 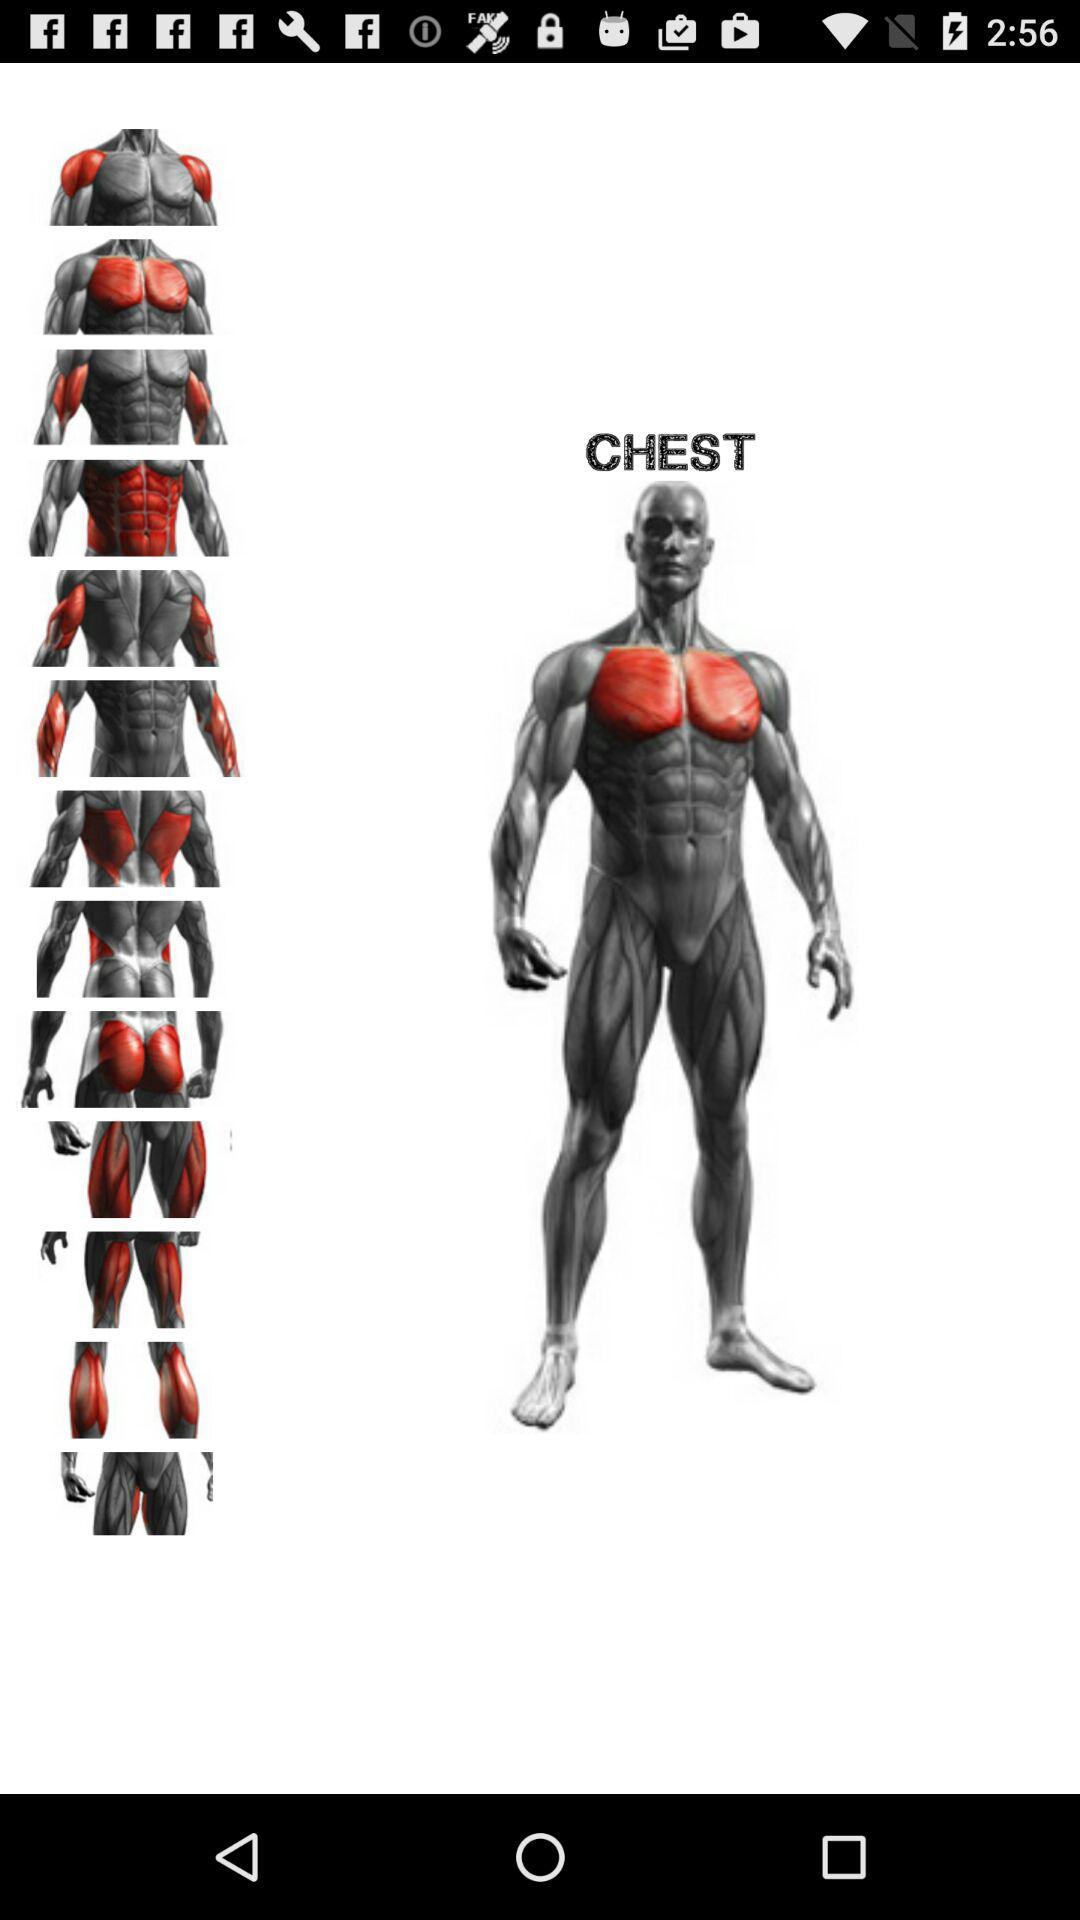 I want to click on arms, so click(x=131, y=720).